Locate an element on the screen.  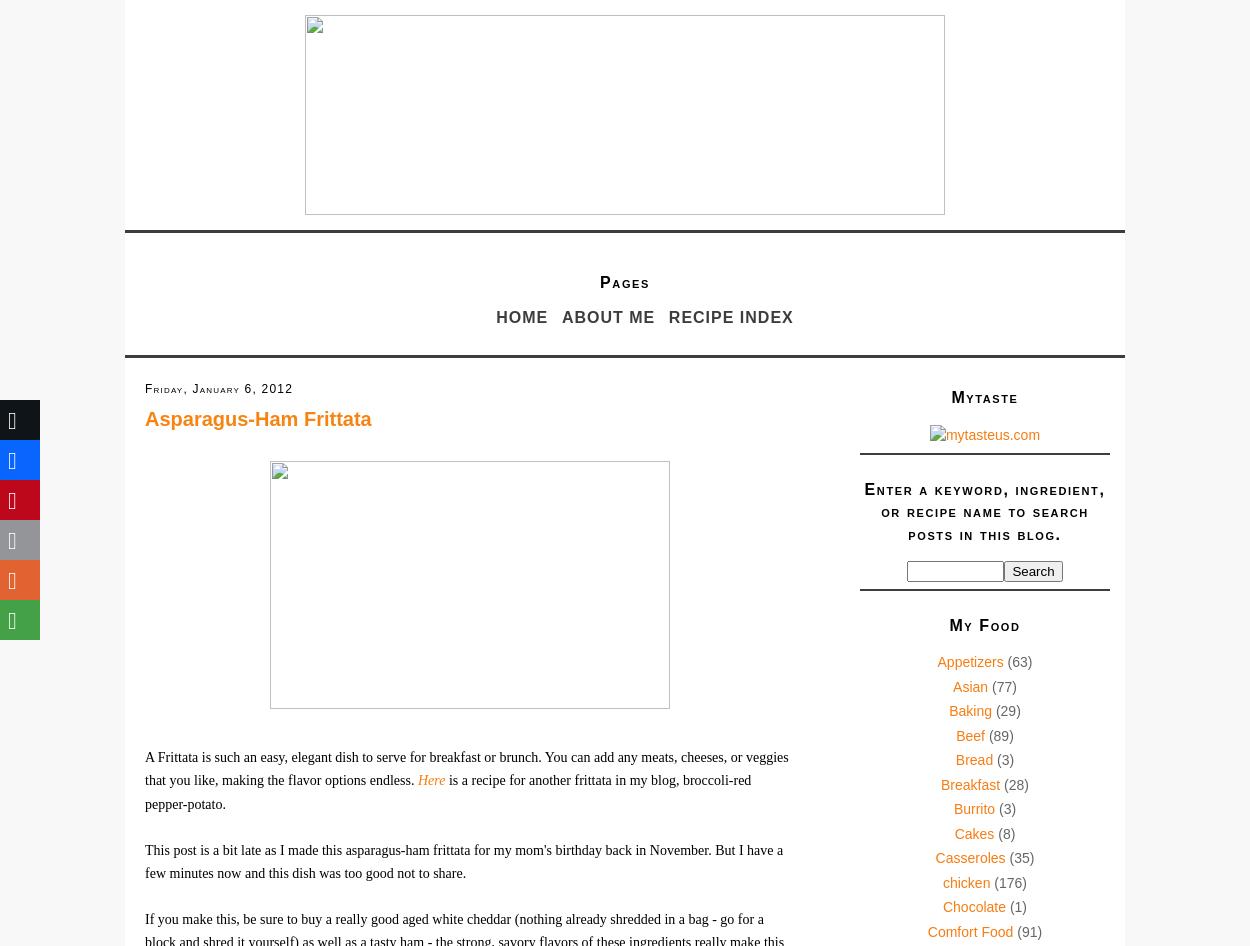
'Home' is located at coordinates (522, 317).